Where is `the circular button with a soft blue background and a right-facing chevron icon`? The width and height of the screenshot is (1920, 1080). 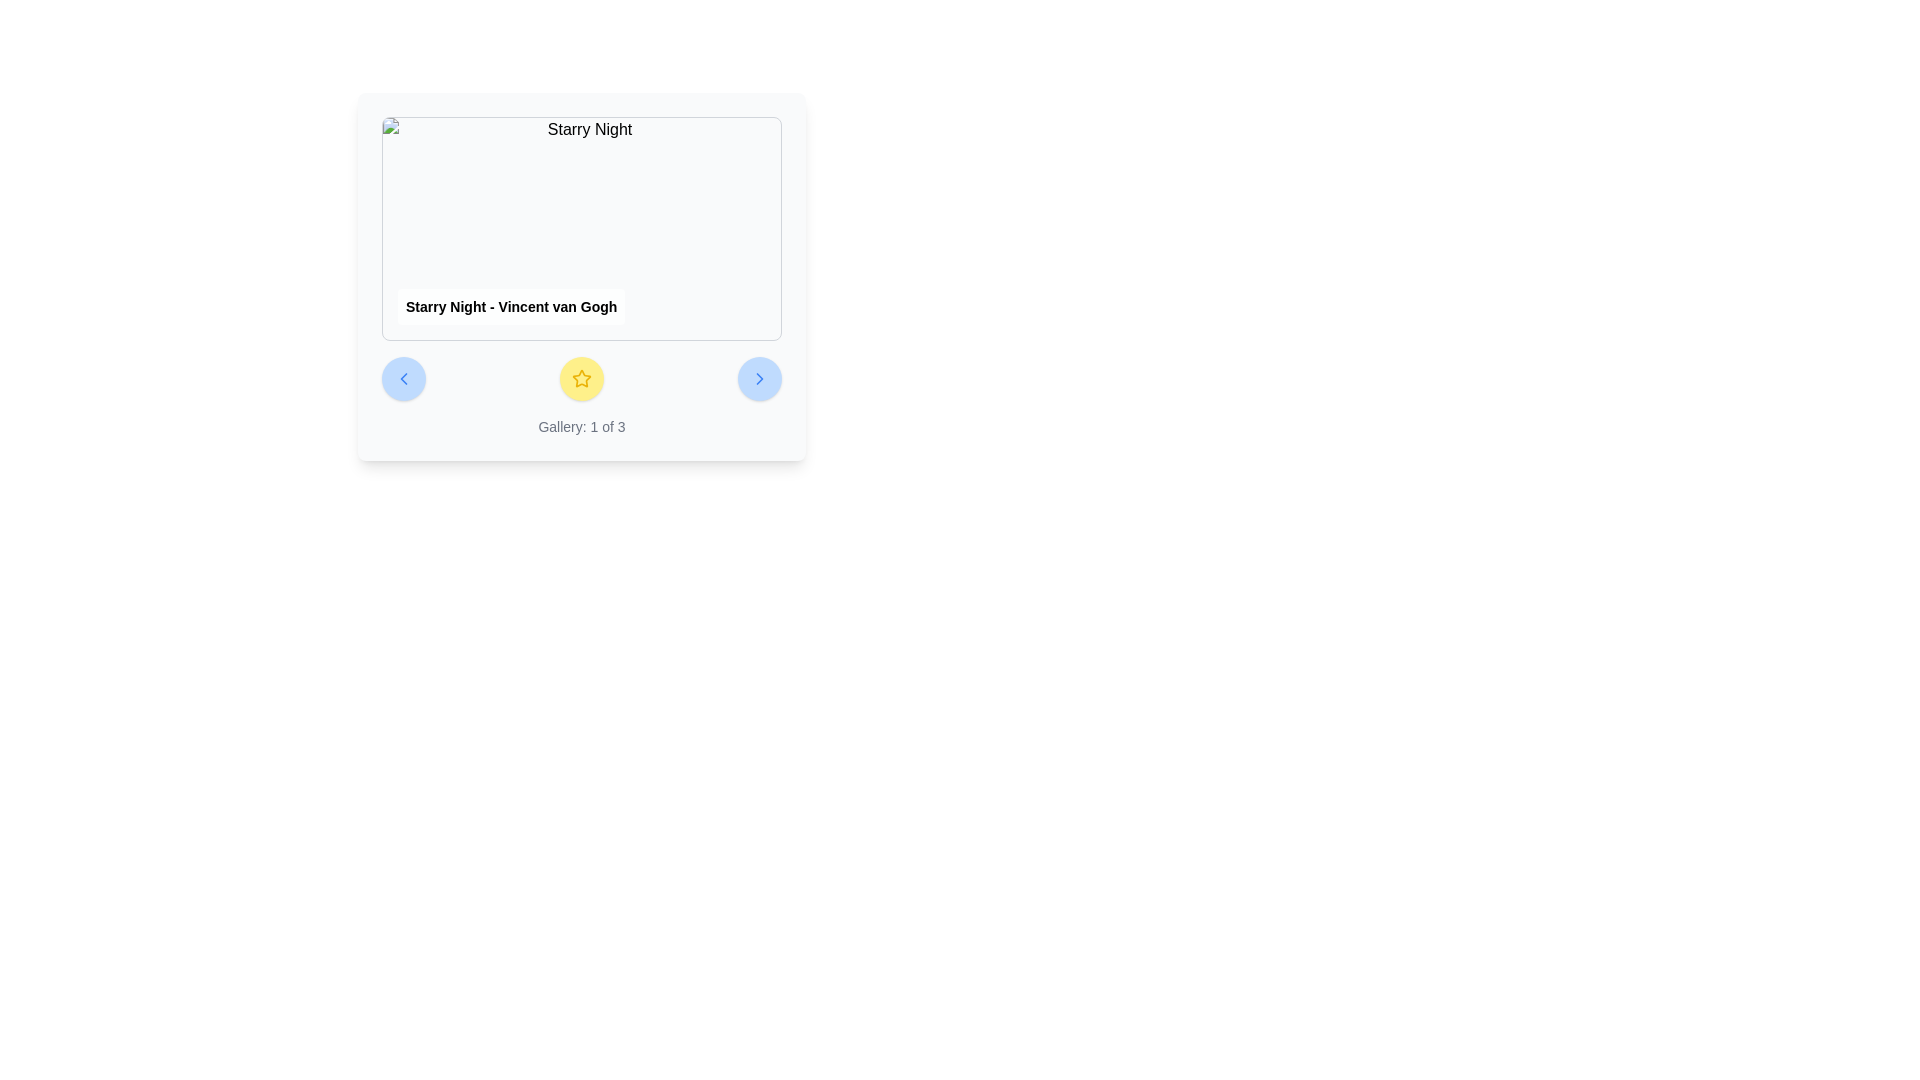 the circular button with a soft blue background and a right-facing chevron icon is located at coordinates (758, 378).